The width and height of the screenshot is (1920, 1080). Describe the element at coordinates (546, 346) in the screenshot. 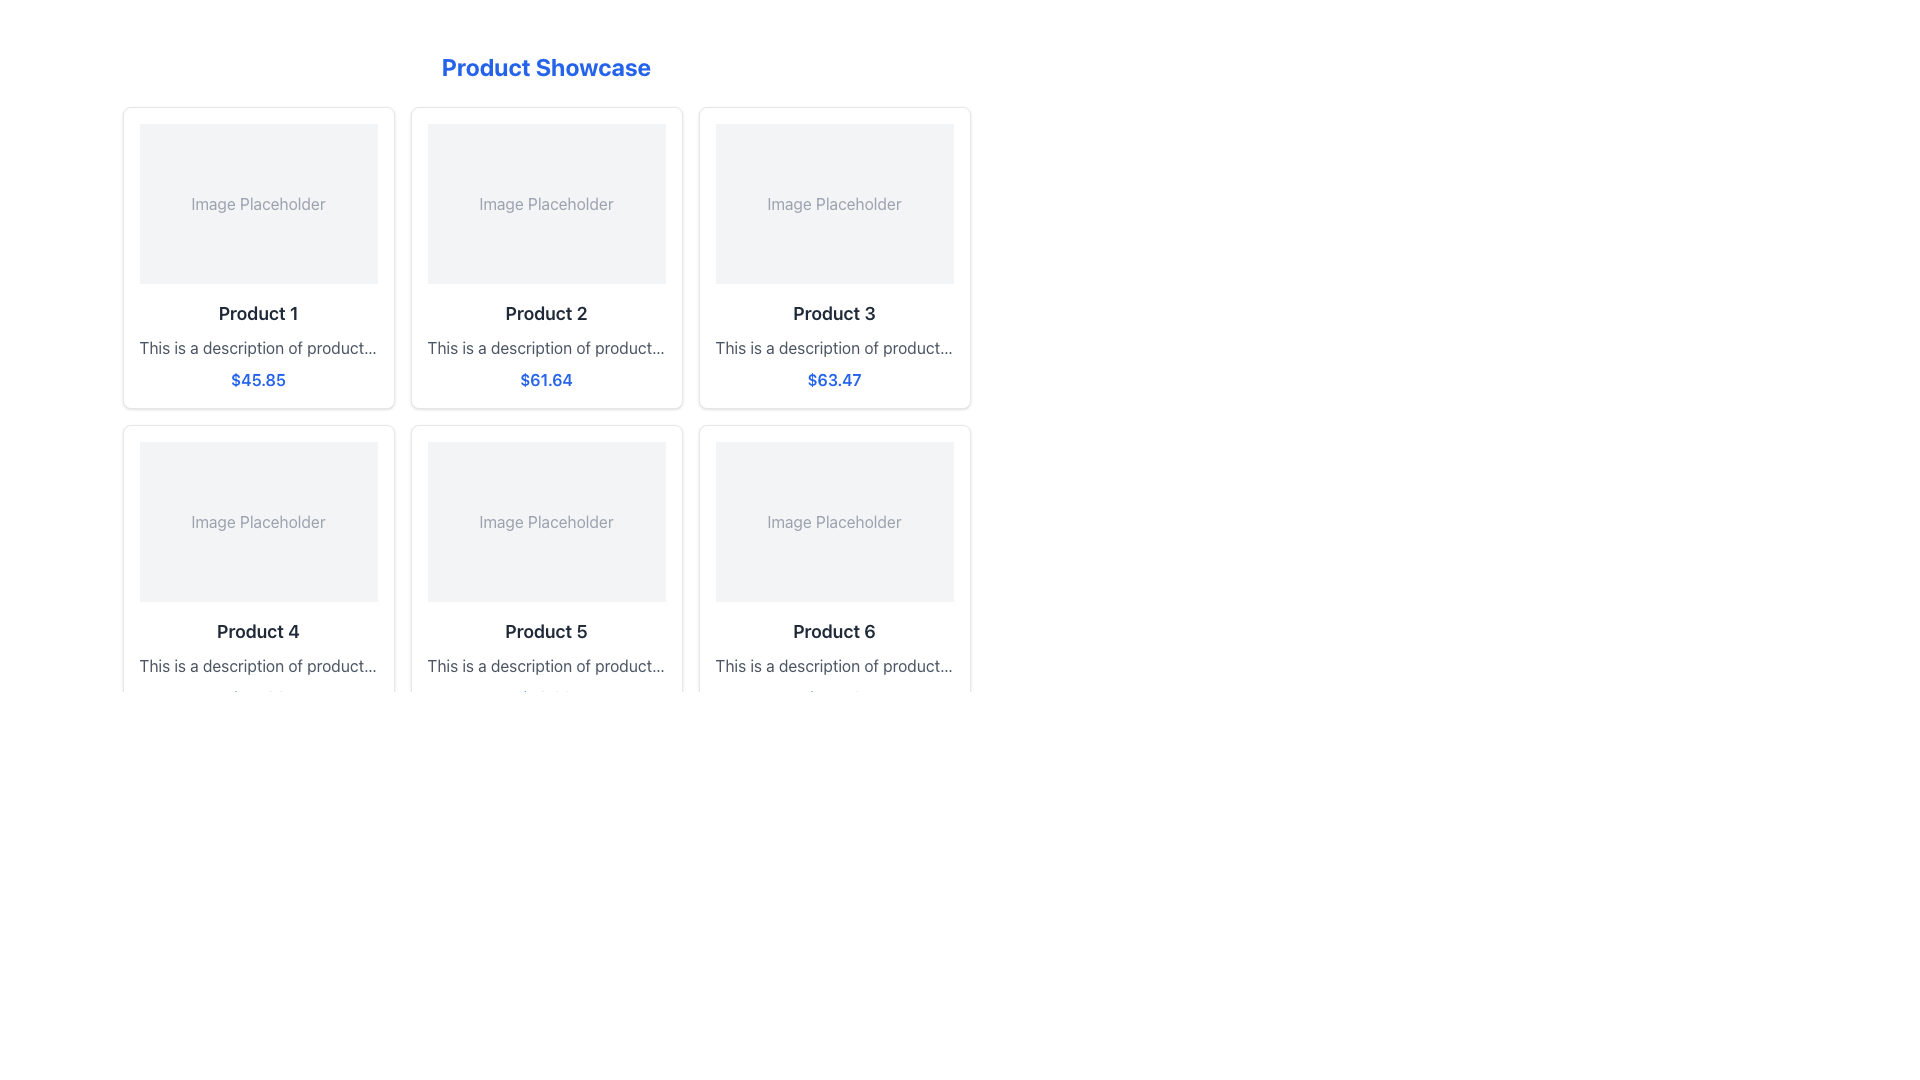

I see `the static text element that provides additional information about Product 2, which is located in the second card of the top row, between the product title and the price` at that location.